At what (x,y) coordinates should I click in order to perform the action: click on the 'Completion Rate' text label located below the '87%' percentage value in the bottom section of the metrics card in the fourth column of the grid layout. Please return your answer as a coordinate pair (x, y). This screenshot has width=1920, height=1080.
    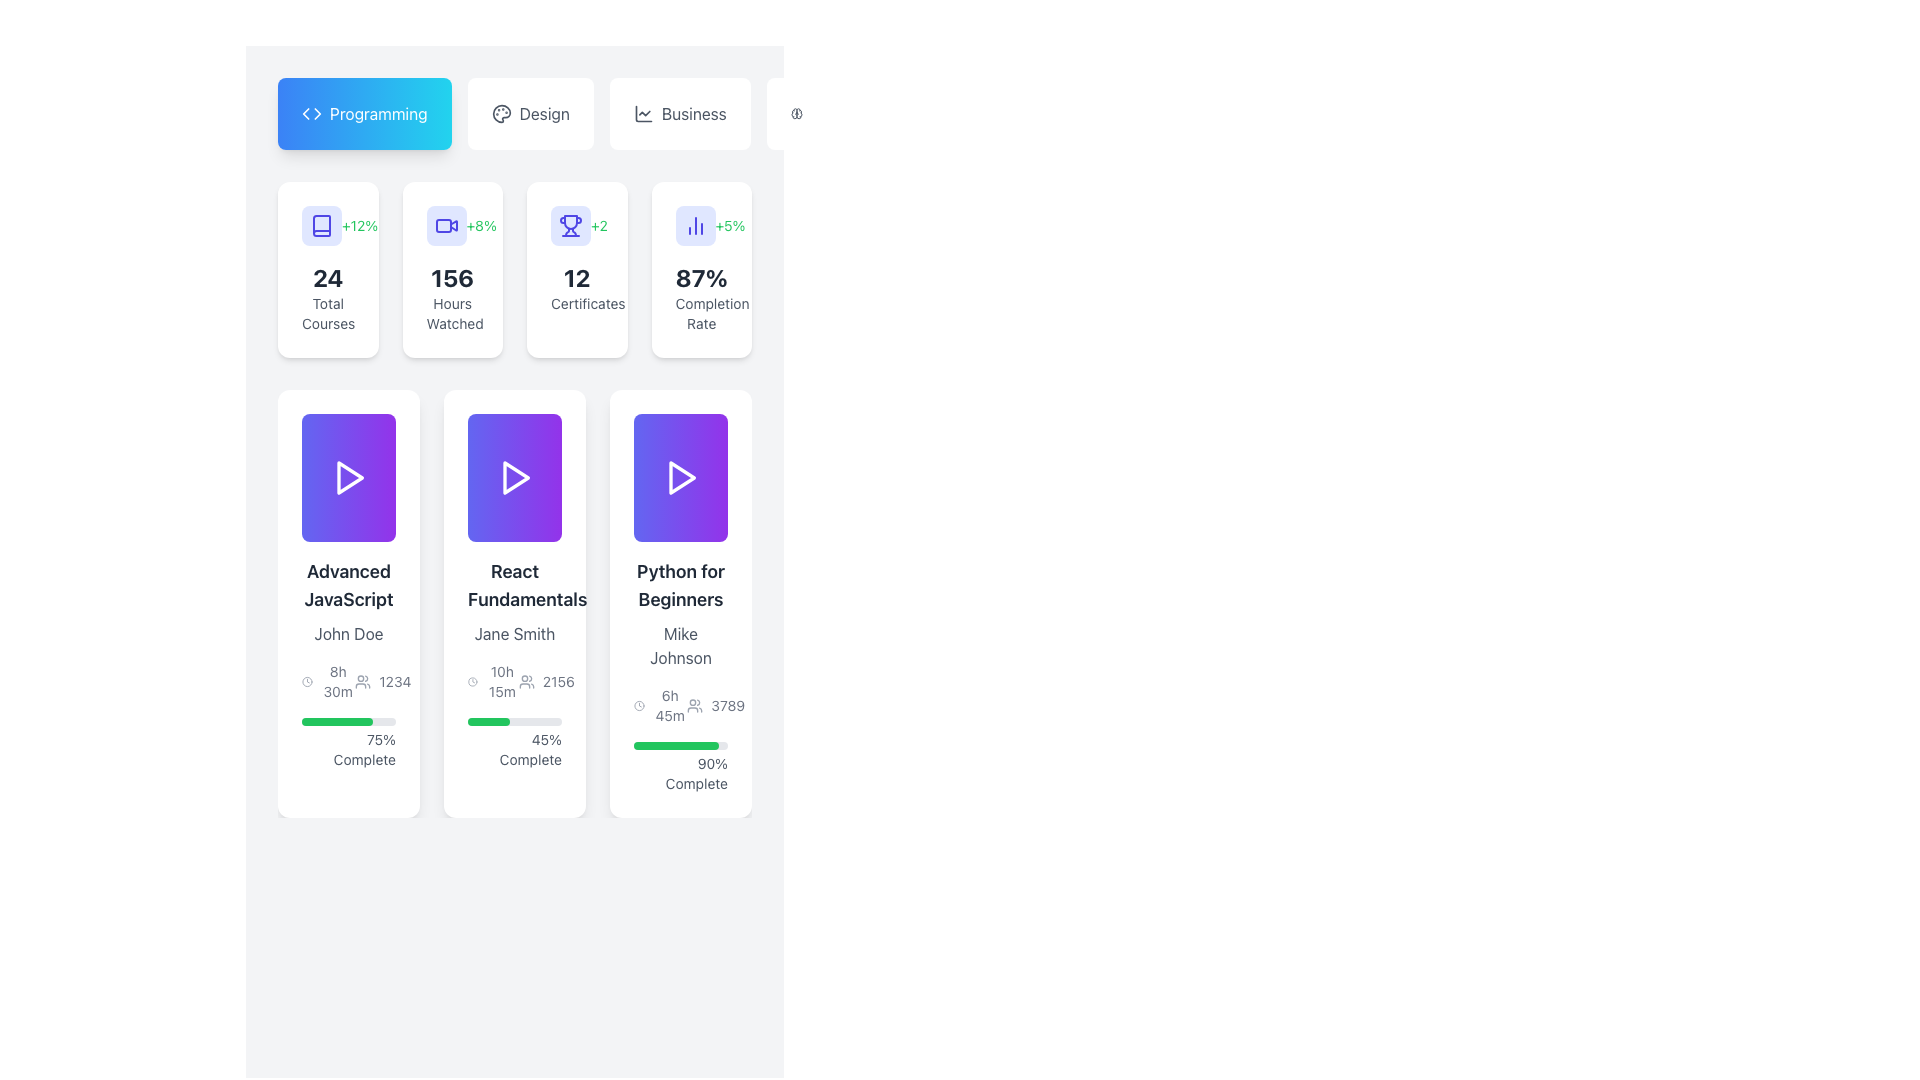
    Looking at the image, I should click on (701, 313).